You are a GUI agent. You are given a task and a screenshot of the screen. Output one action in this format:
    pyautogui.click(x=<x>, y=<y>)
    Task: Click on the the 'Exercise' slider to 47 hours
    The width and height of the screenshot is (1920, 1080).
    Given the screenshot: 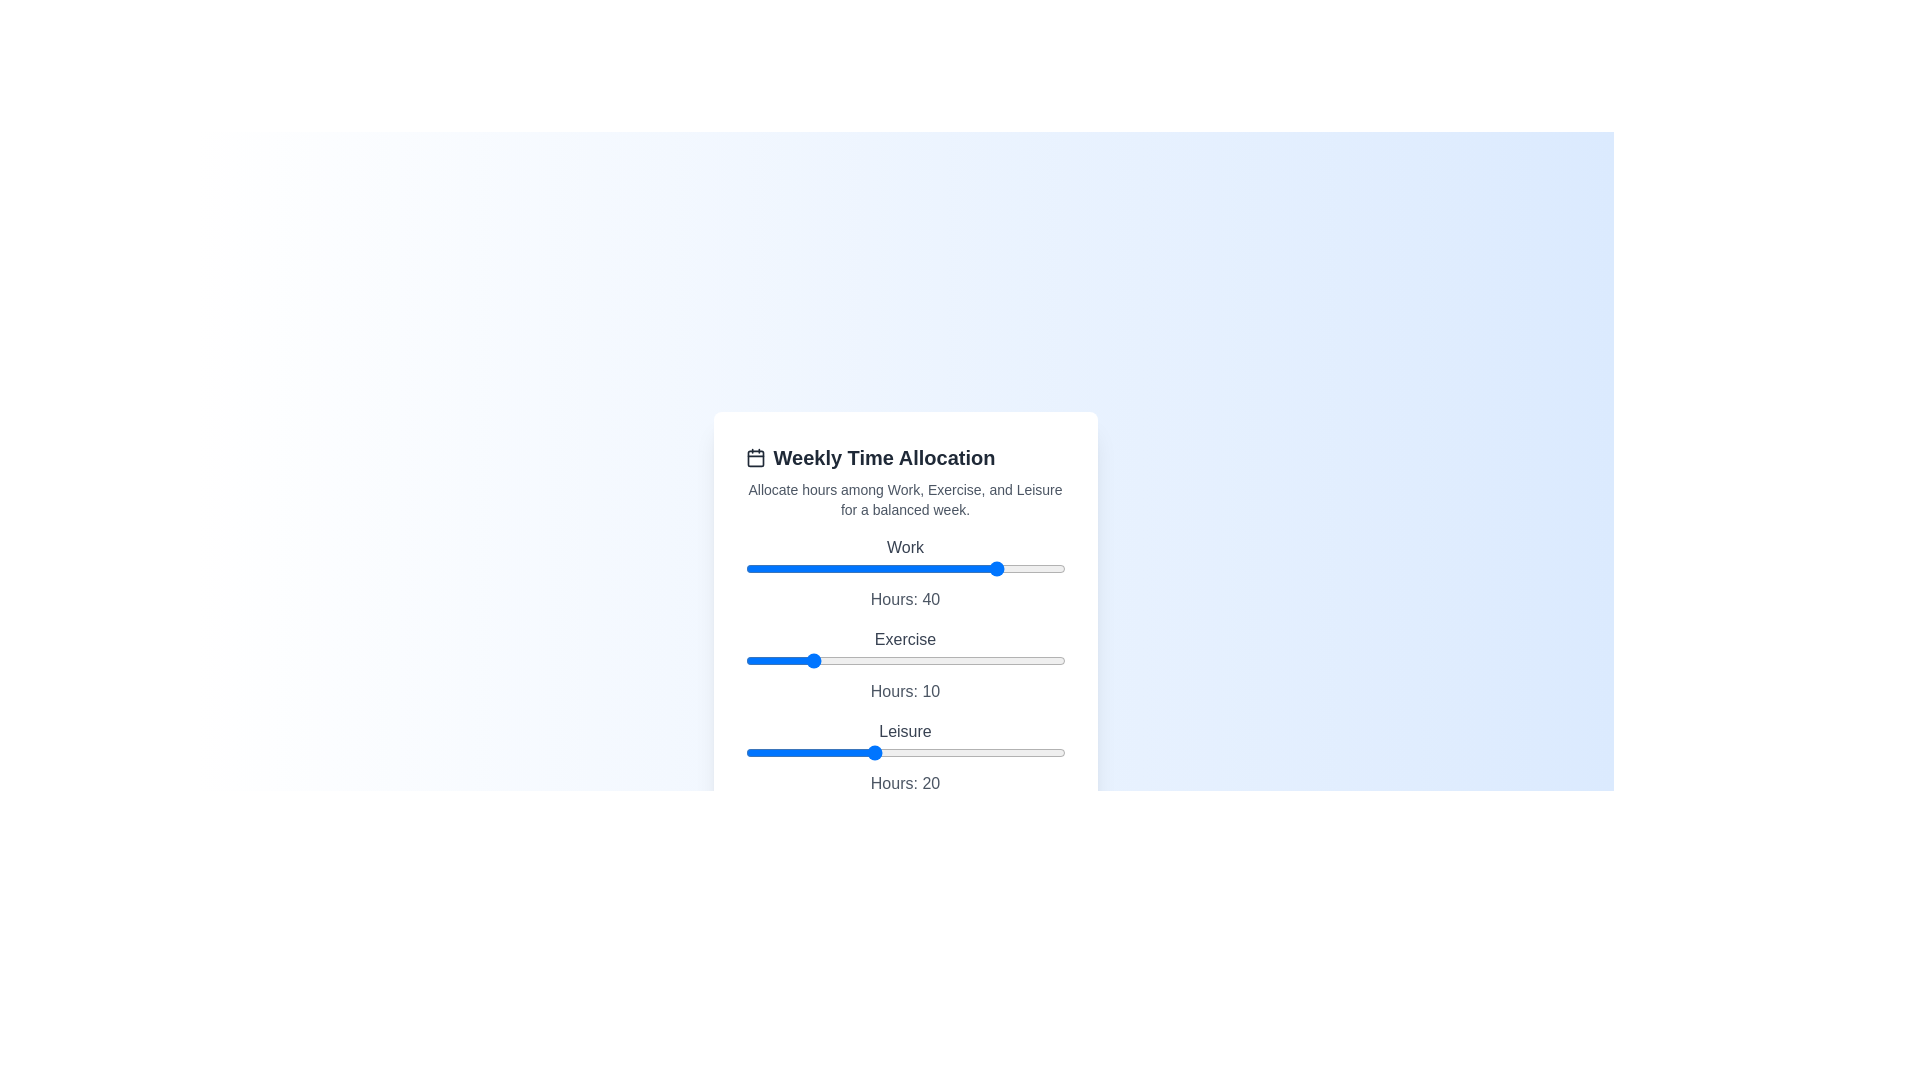 What is the action you would take?
    pyautogui.click(x=1045, y=660)
    